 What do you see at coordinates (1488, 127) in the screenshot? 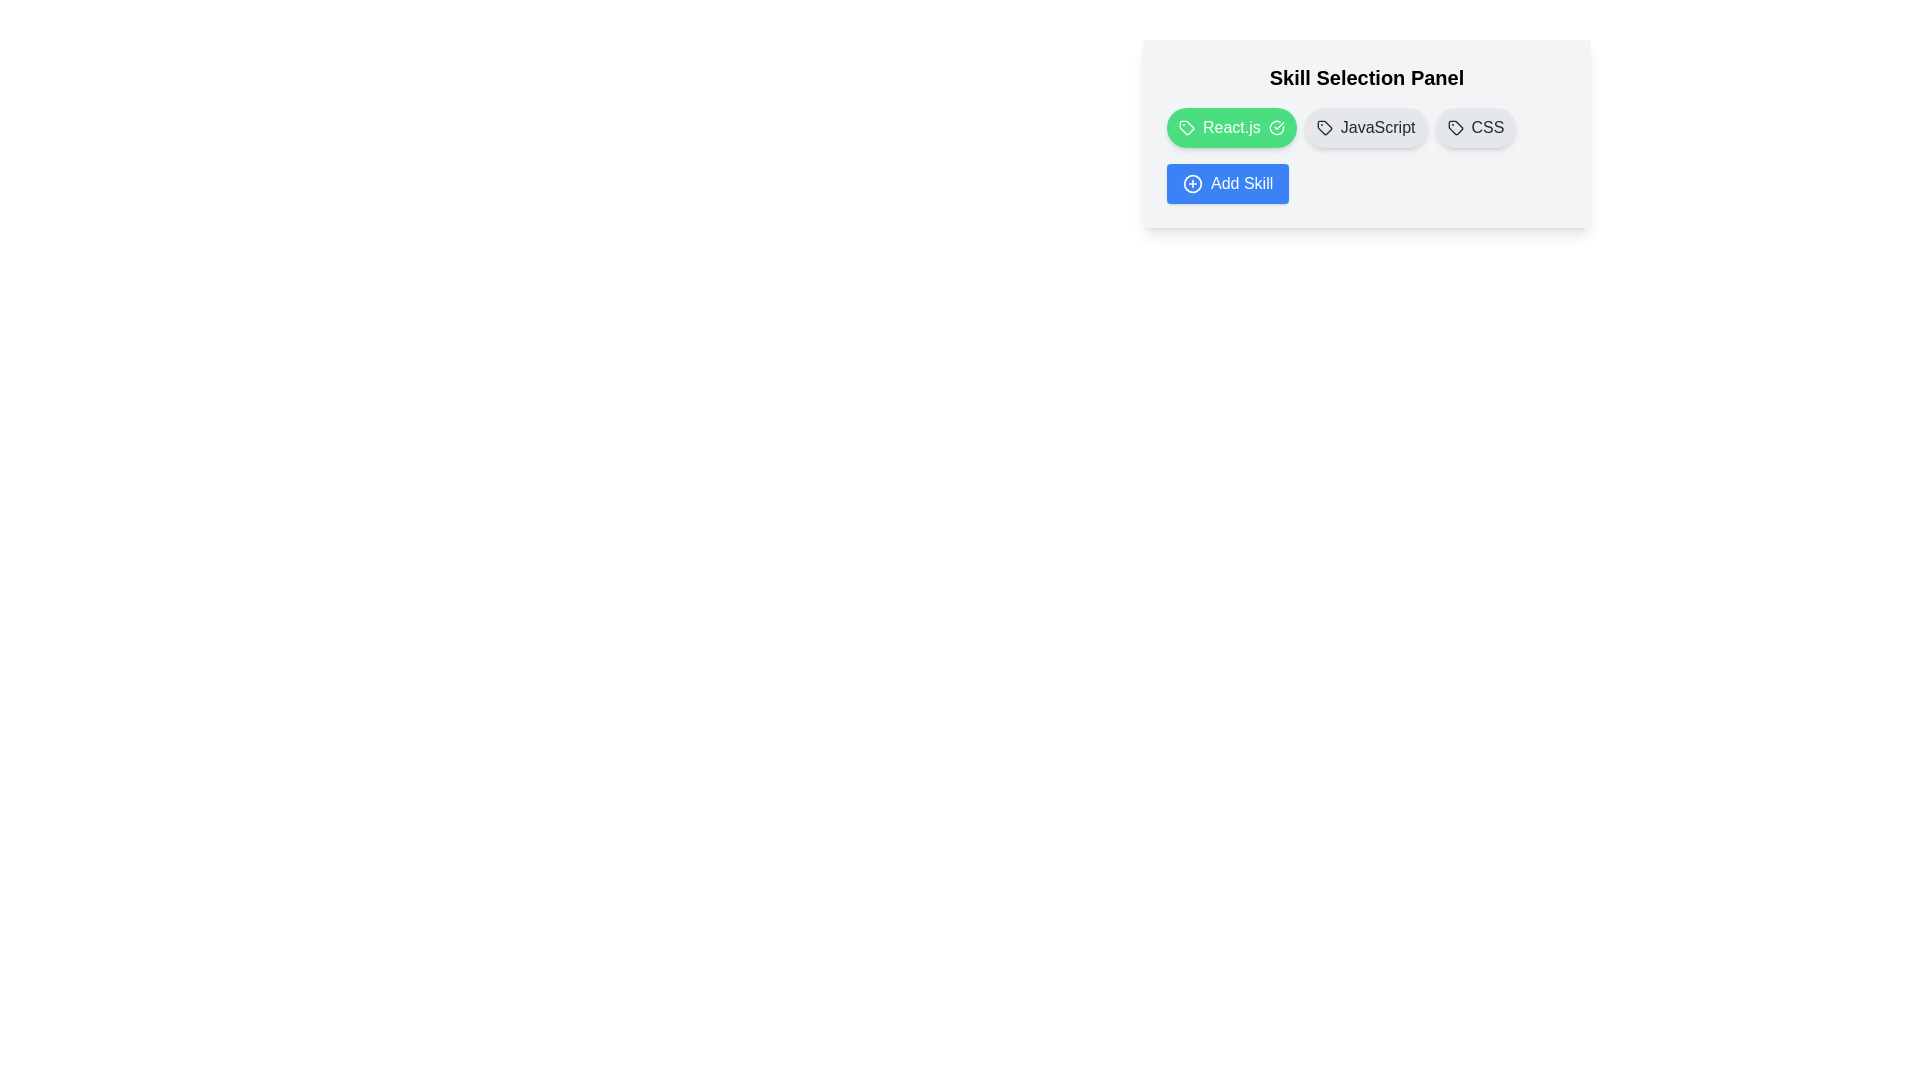
I see `the 'CSS' label in the skill selection interface, which is the last tag in a row of skills located at the top-right section of the interface` at bounding box center [1488, 127].